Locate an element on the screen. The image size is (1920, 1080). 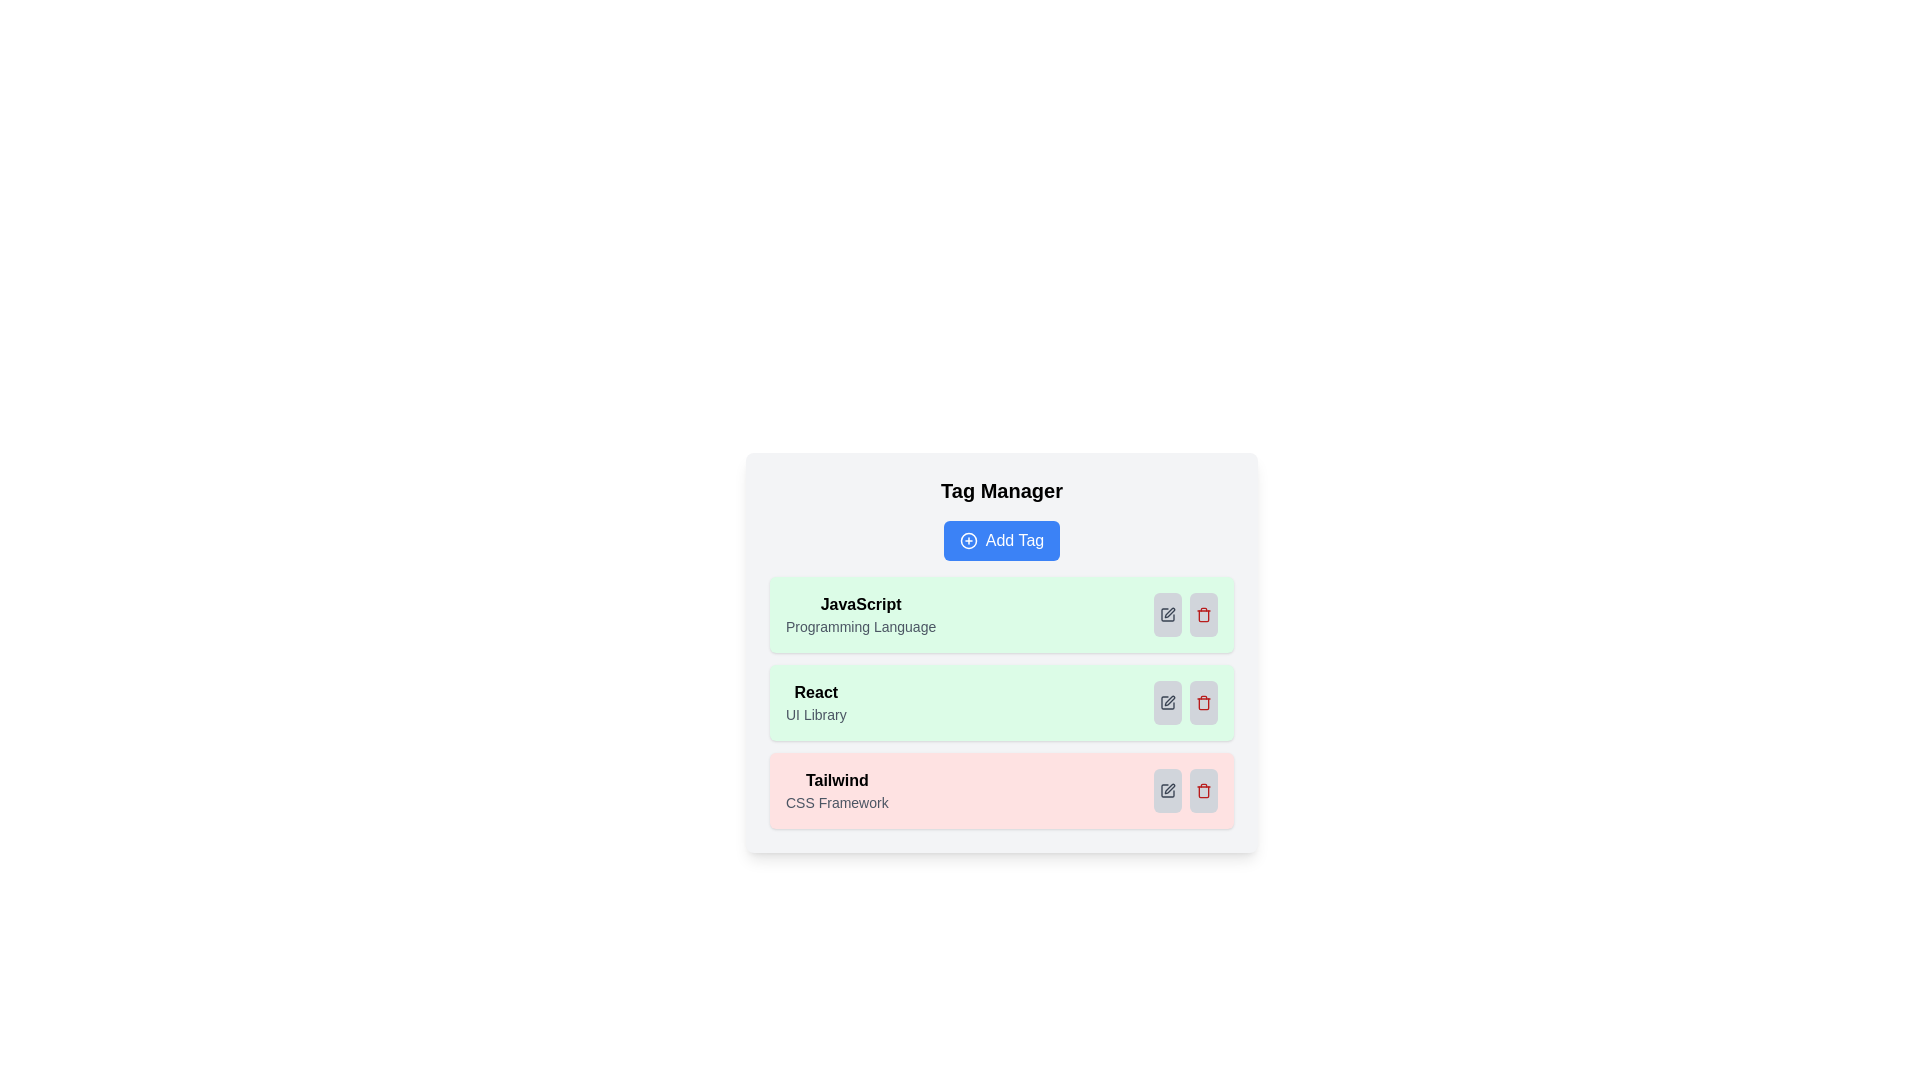
the edit icon of the tag with name React to toggle its active state is located at coordinates (1167, 701).